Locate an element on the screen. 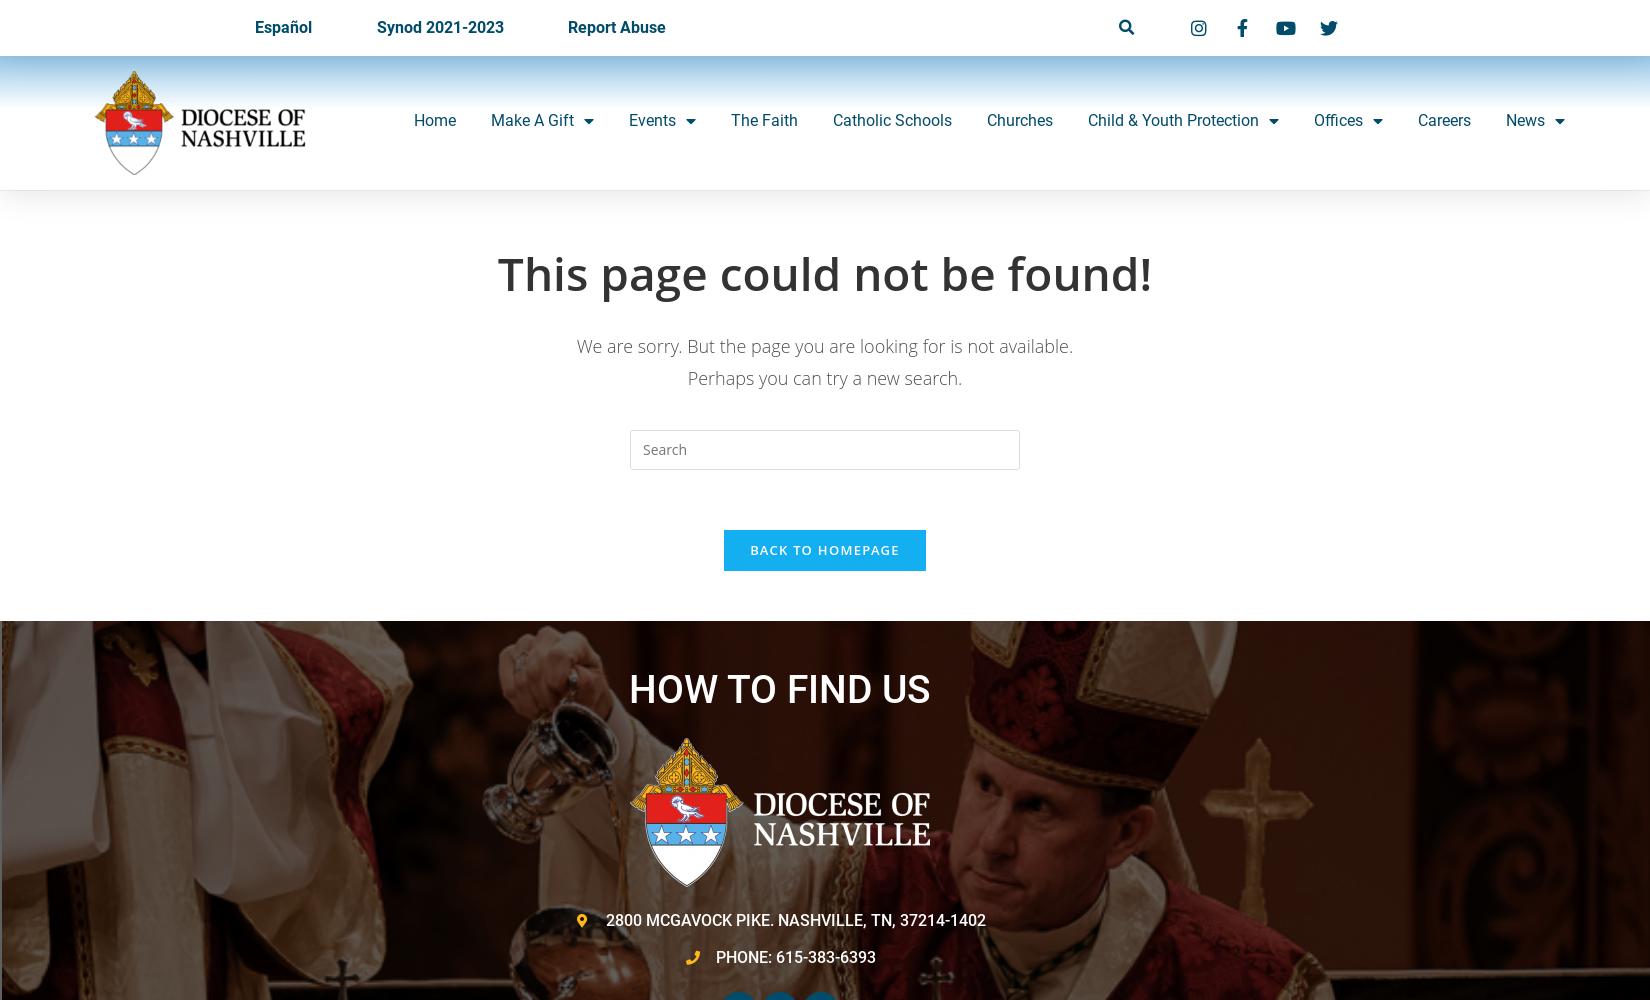 This screenshot has width=1650, height=1000. 'Perhaps you can try a new search.' is located at coordinates (686, 378).